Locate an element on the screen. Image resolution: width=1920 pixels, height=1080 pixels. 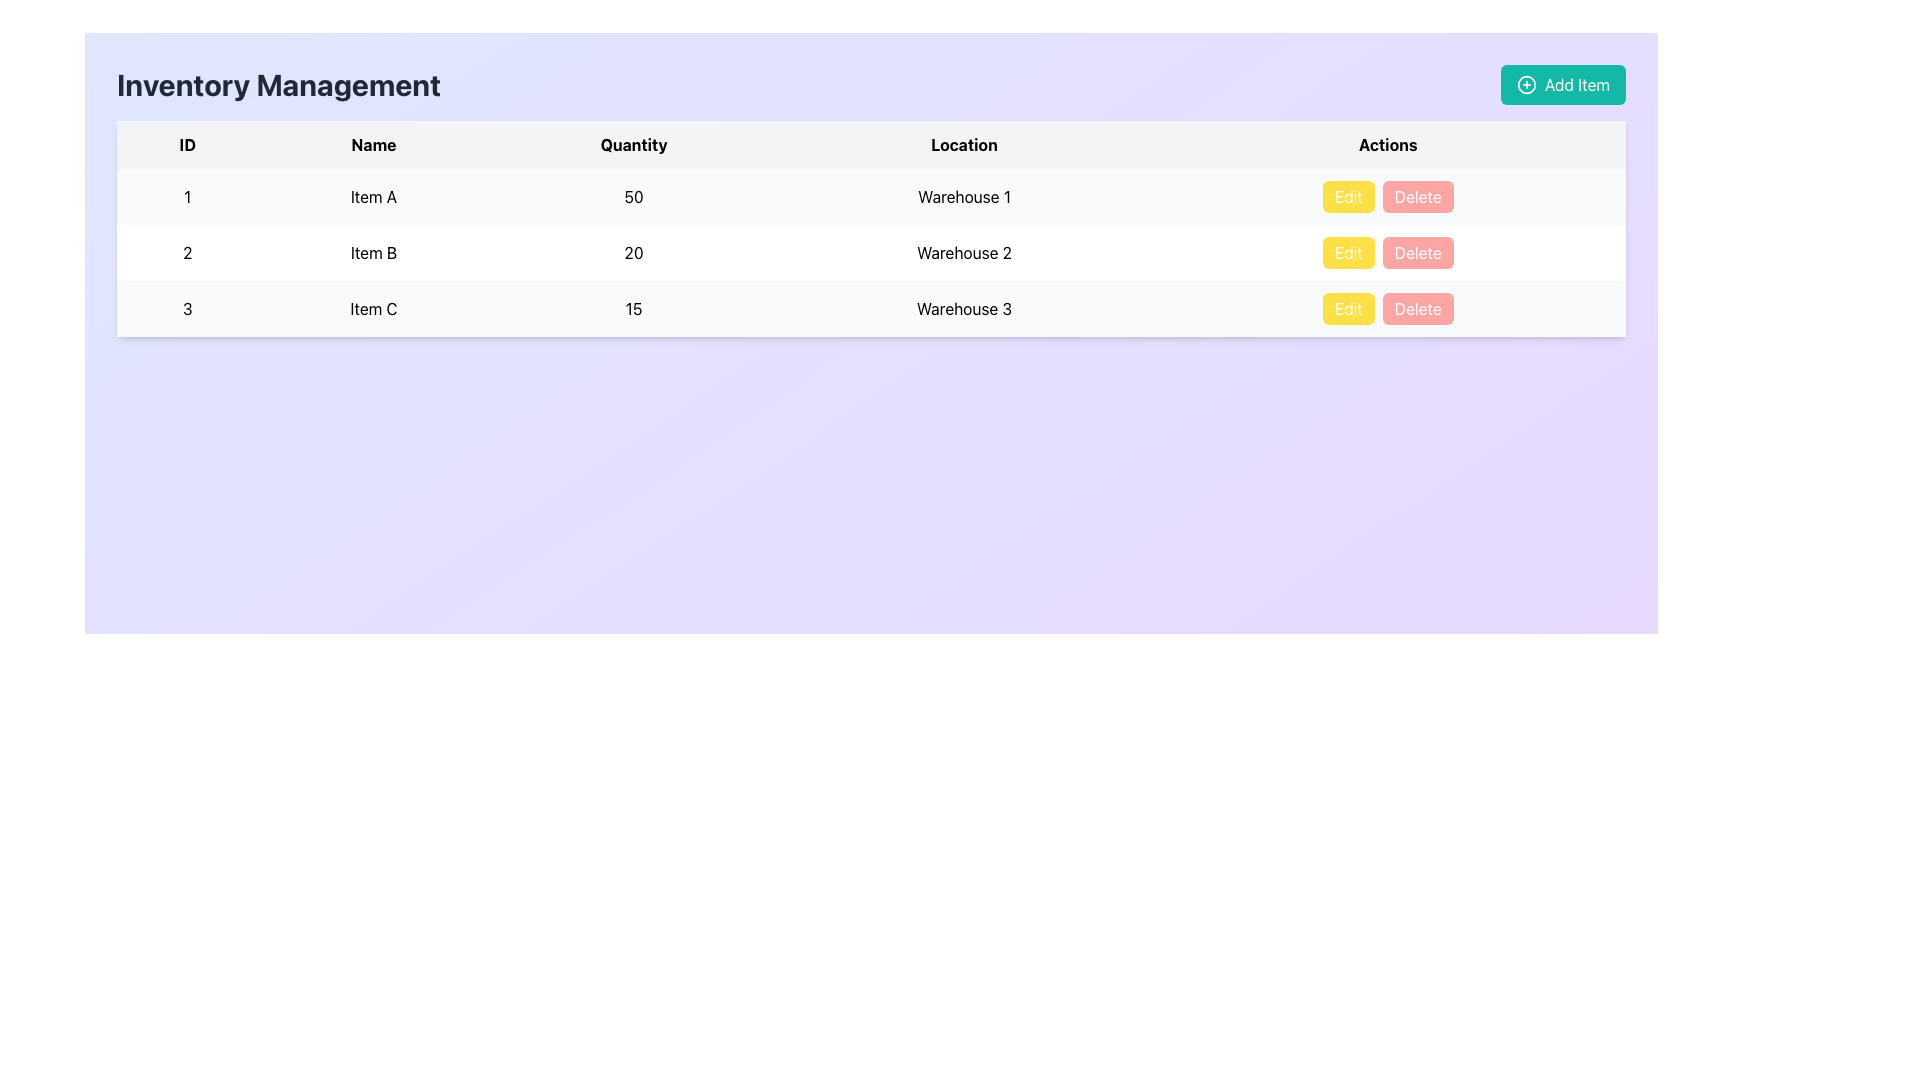
the yellow 'Edit' button in the Actions column is located at coordinates (1348, 196).